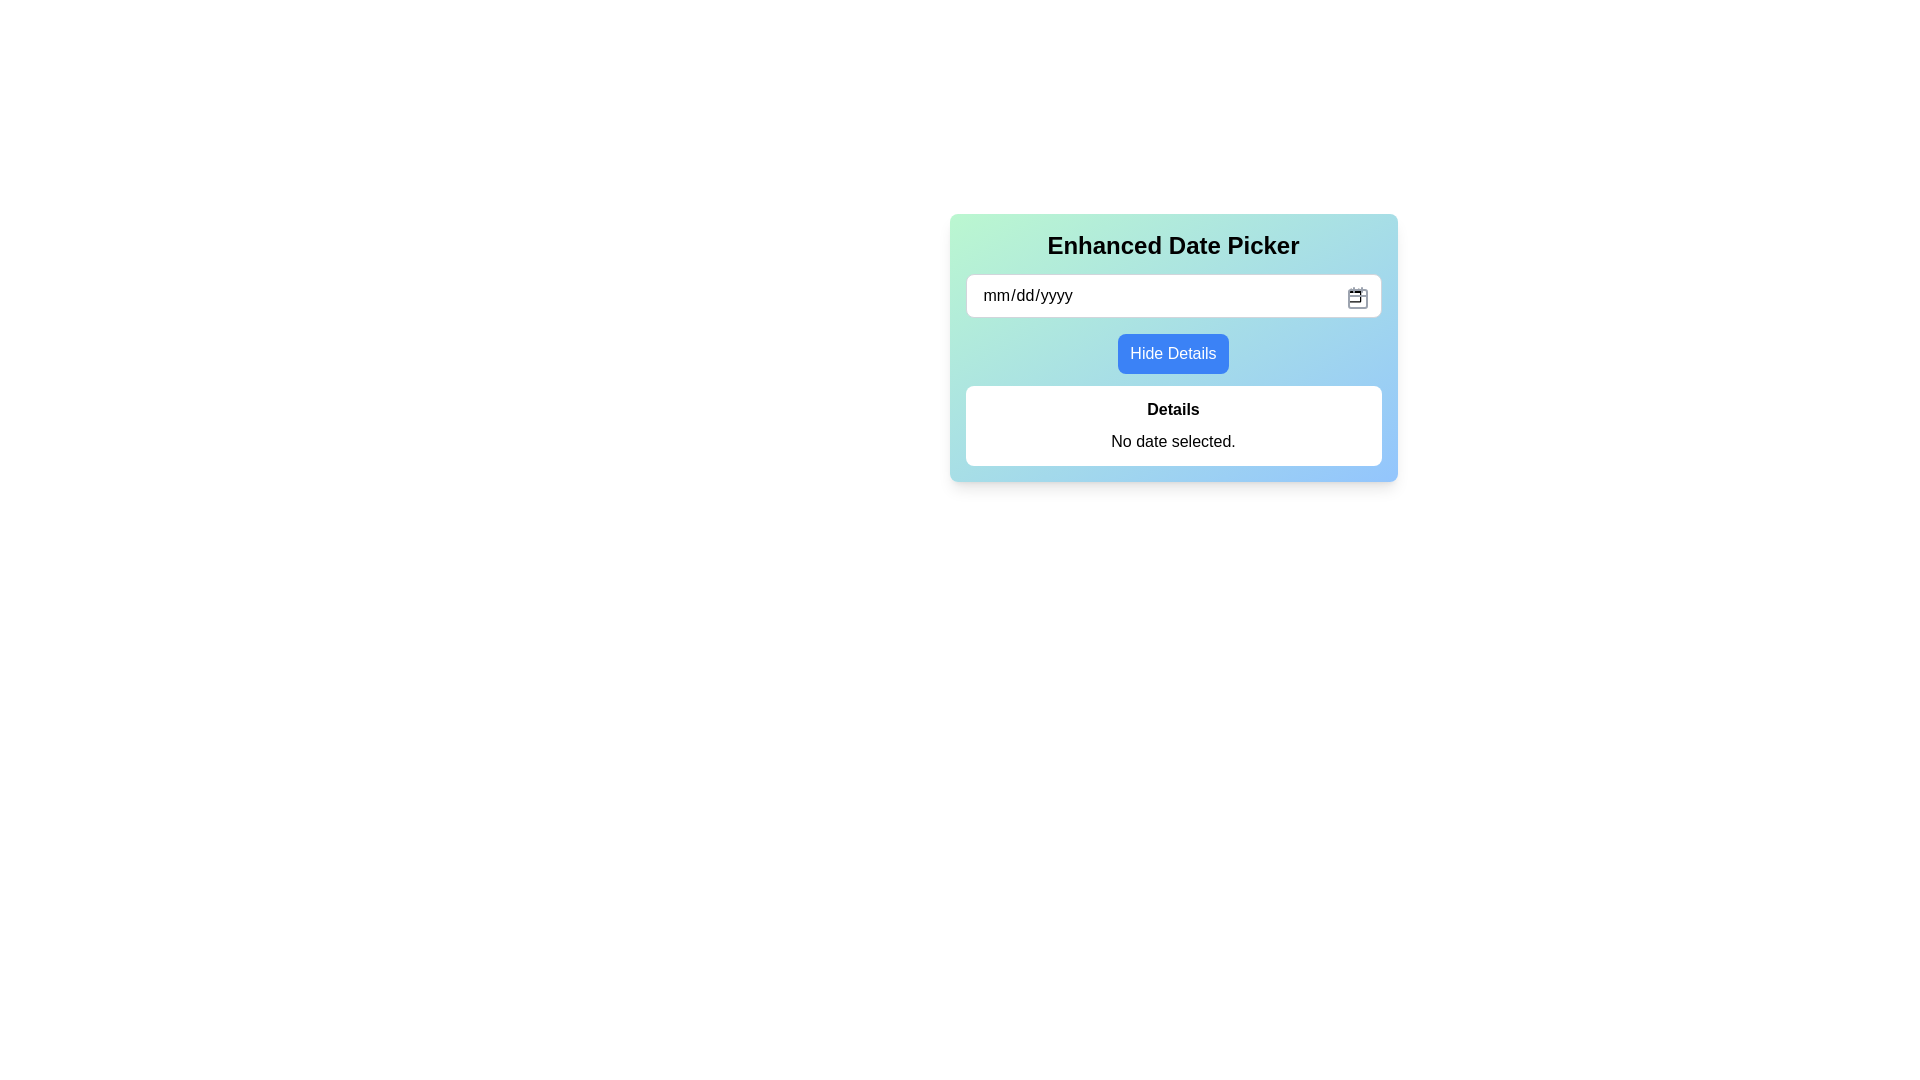  I want to click on the toggle button located centrally below the text input field, so click(1173, 353).